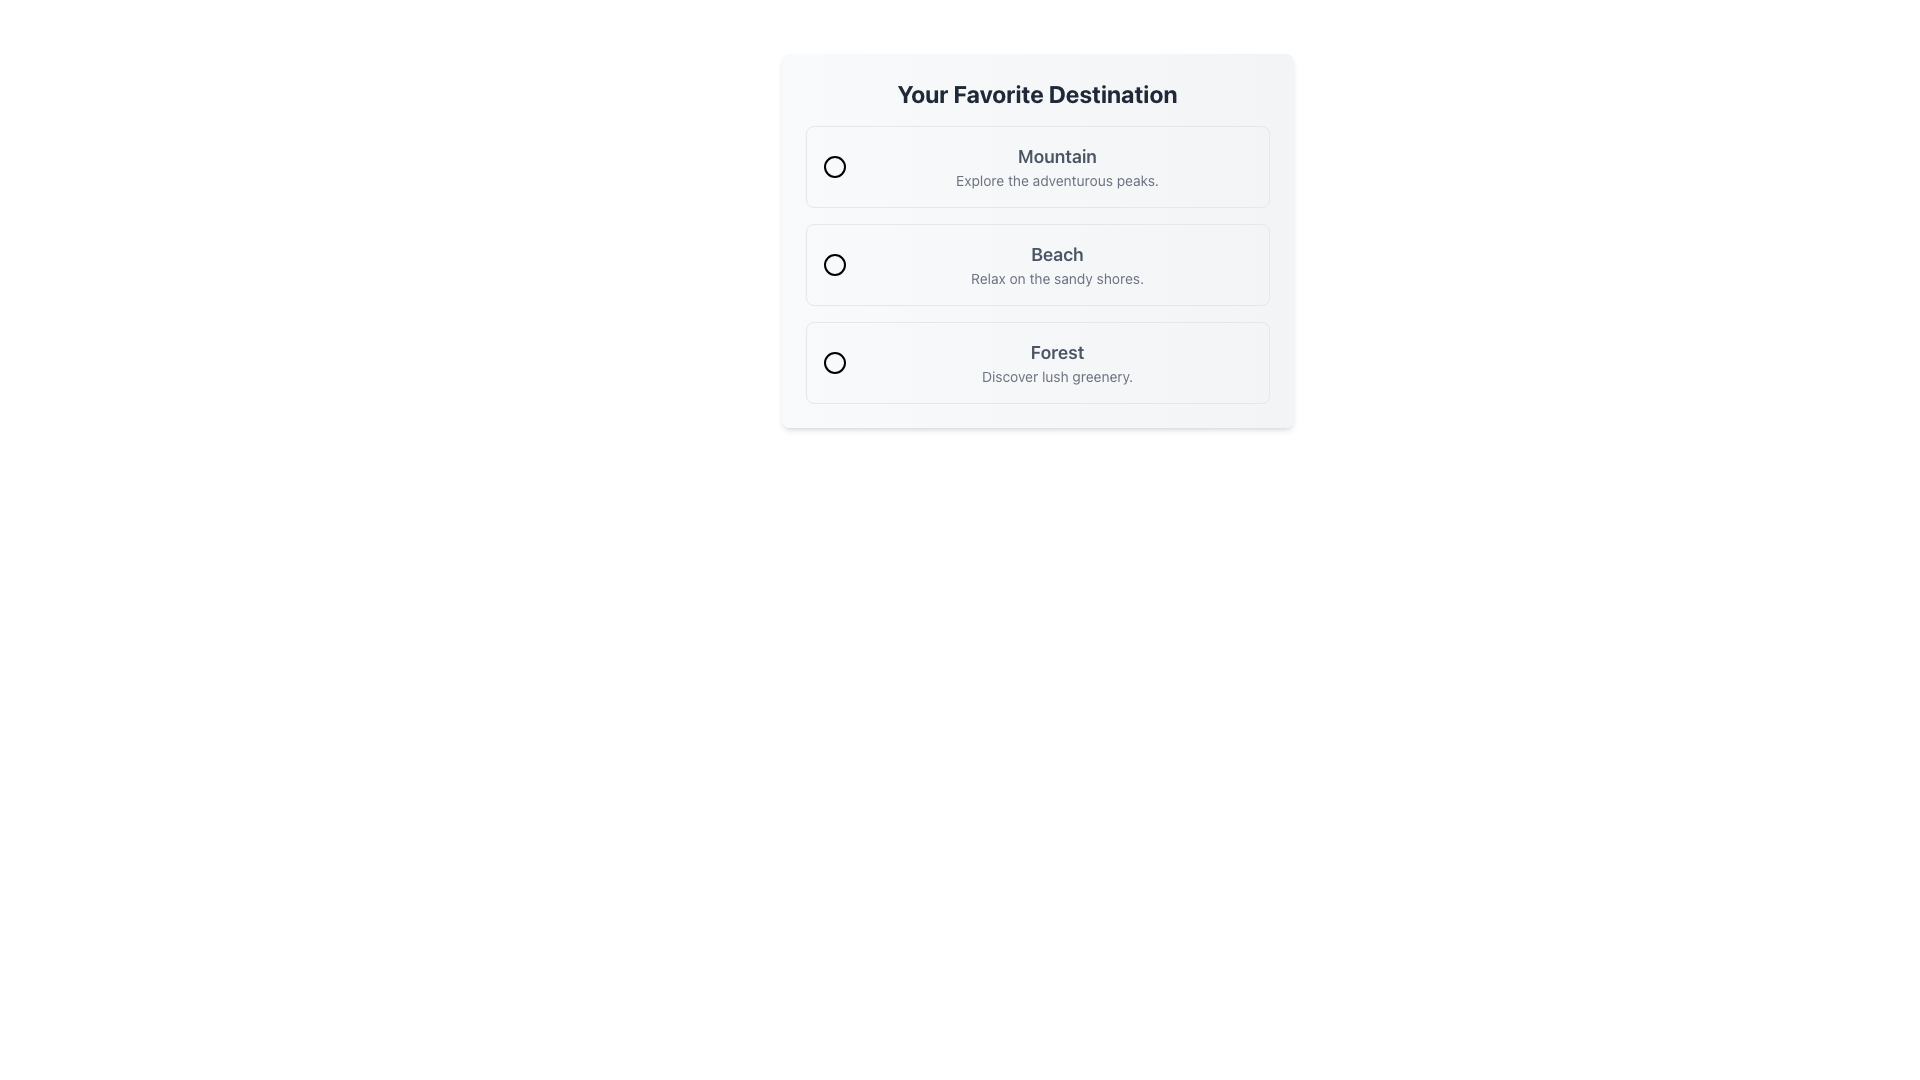 The width and height of the screenshot is (1920, 1080). I want to click on the radio button for the 'Beach' option, which is positioned to the left of the text 'Beach' in the survey selection menu, so click(834, 264).